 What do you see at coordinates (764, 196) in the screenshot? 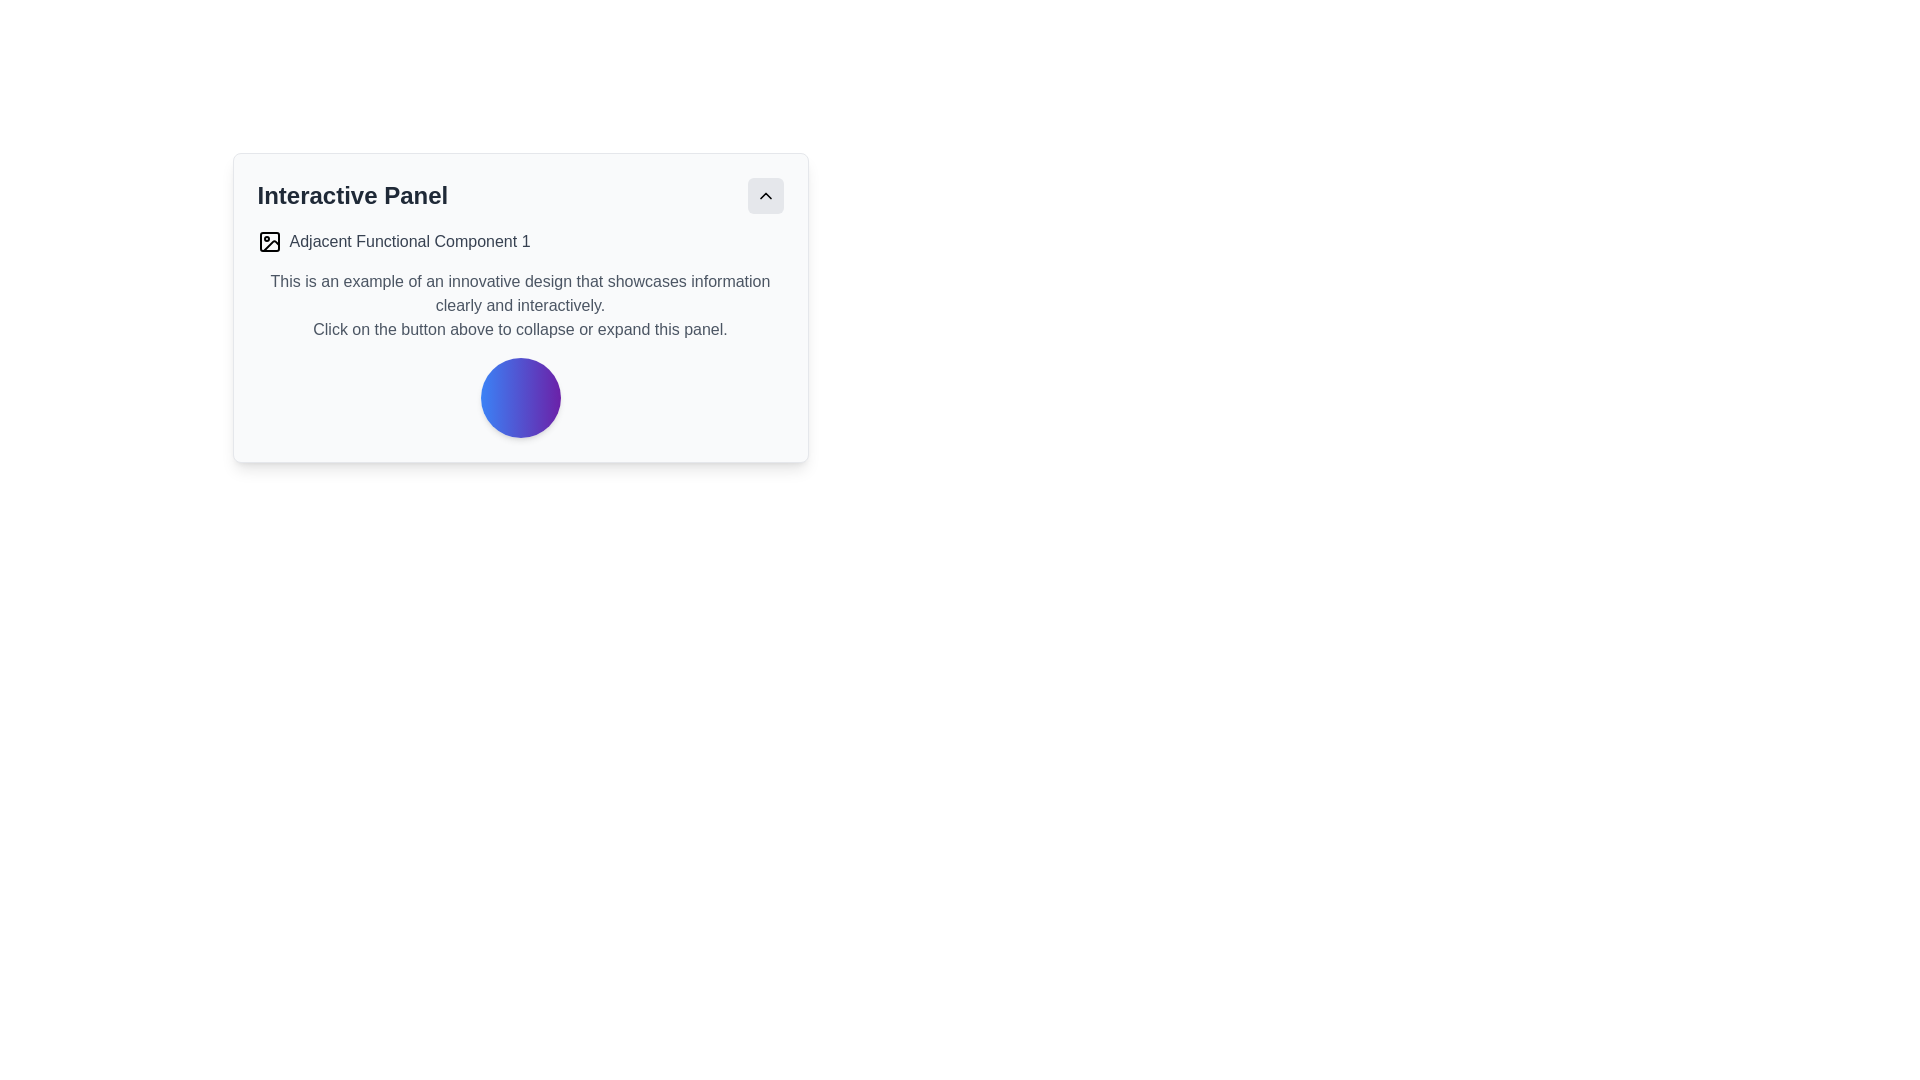
I see `the upward-pointing chevron-shaped icon located at the center of the light gray rounded rectangular button in the top-right corner of the 'Interactive Panel'` at bounding box center [764, 196].